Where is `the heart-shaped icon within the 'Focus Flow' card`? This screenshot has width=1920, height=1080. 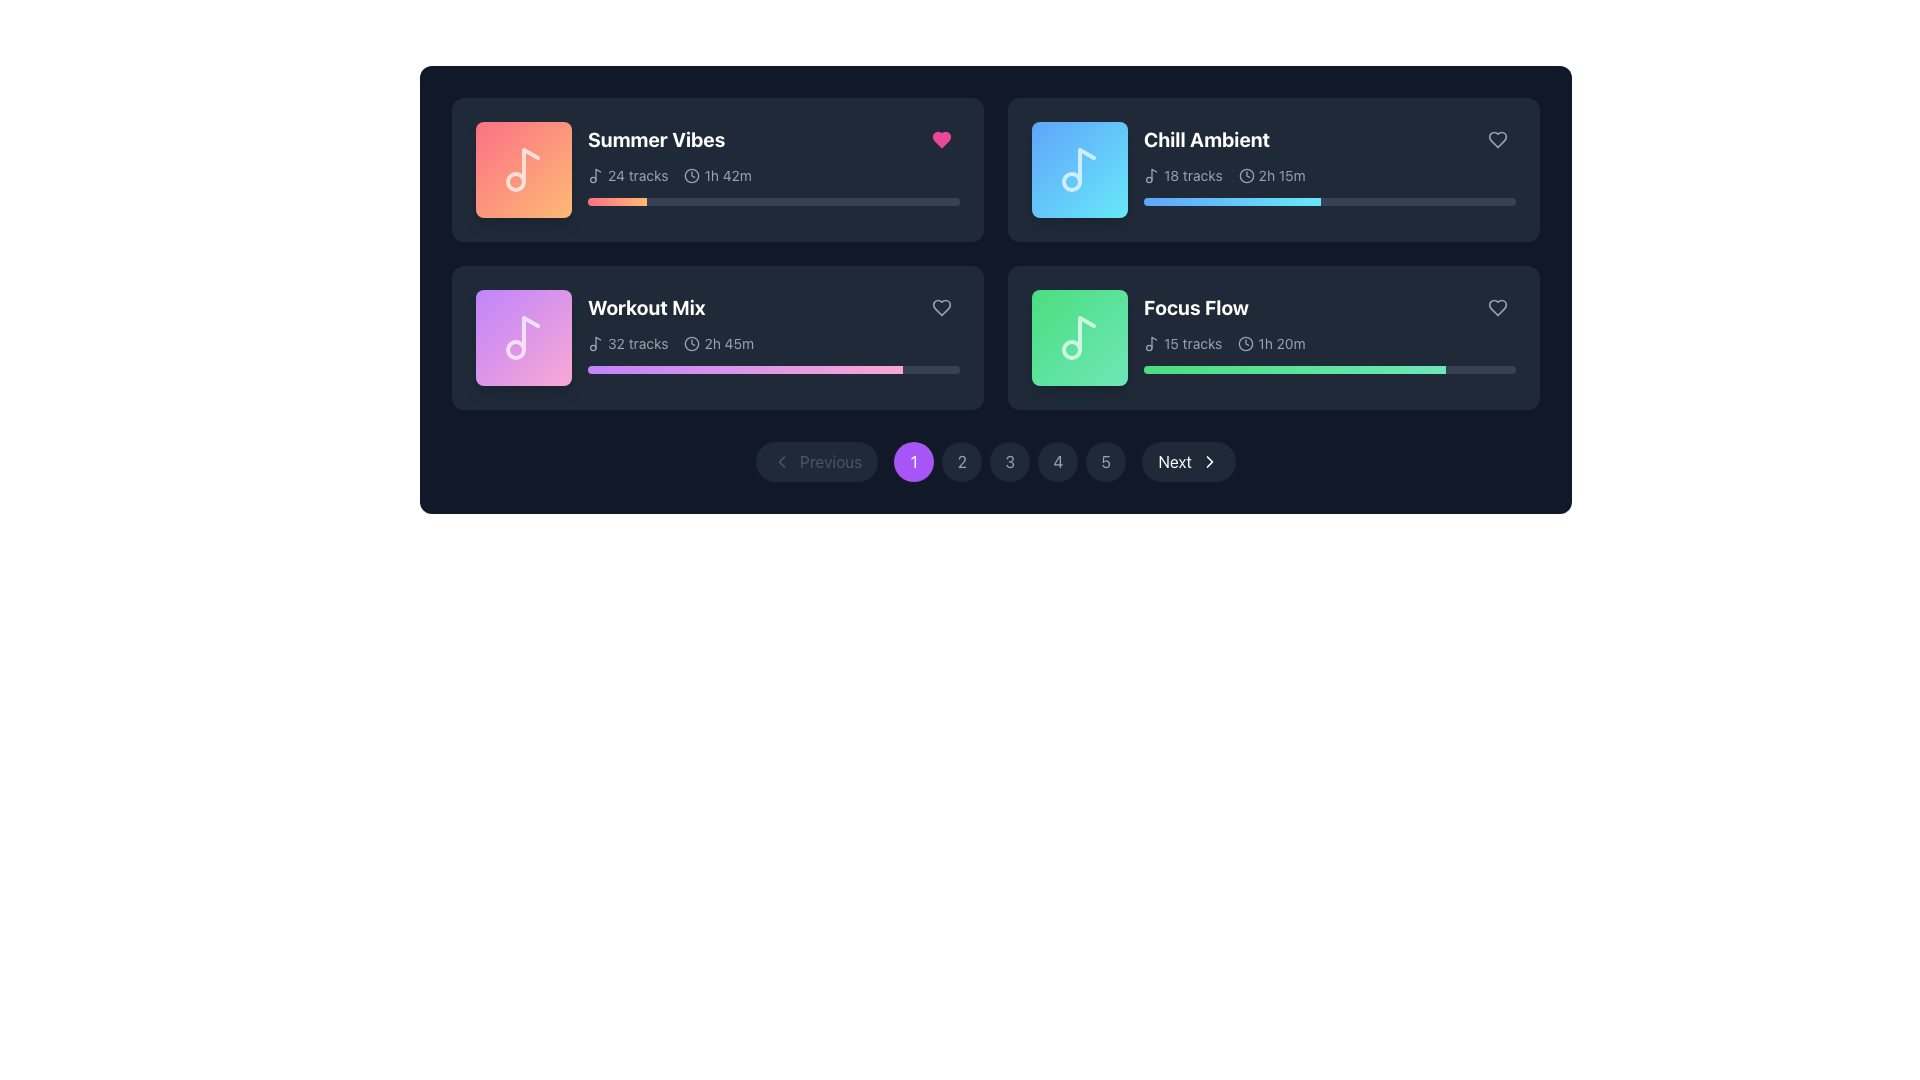
the heart-shaped icon within the 'Focus Flow' card is located at coordinates (1497, 308).